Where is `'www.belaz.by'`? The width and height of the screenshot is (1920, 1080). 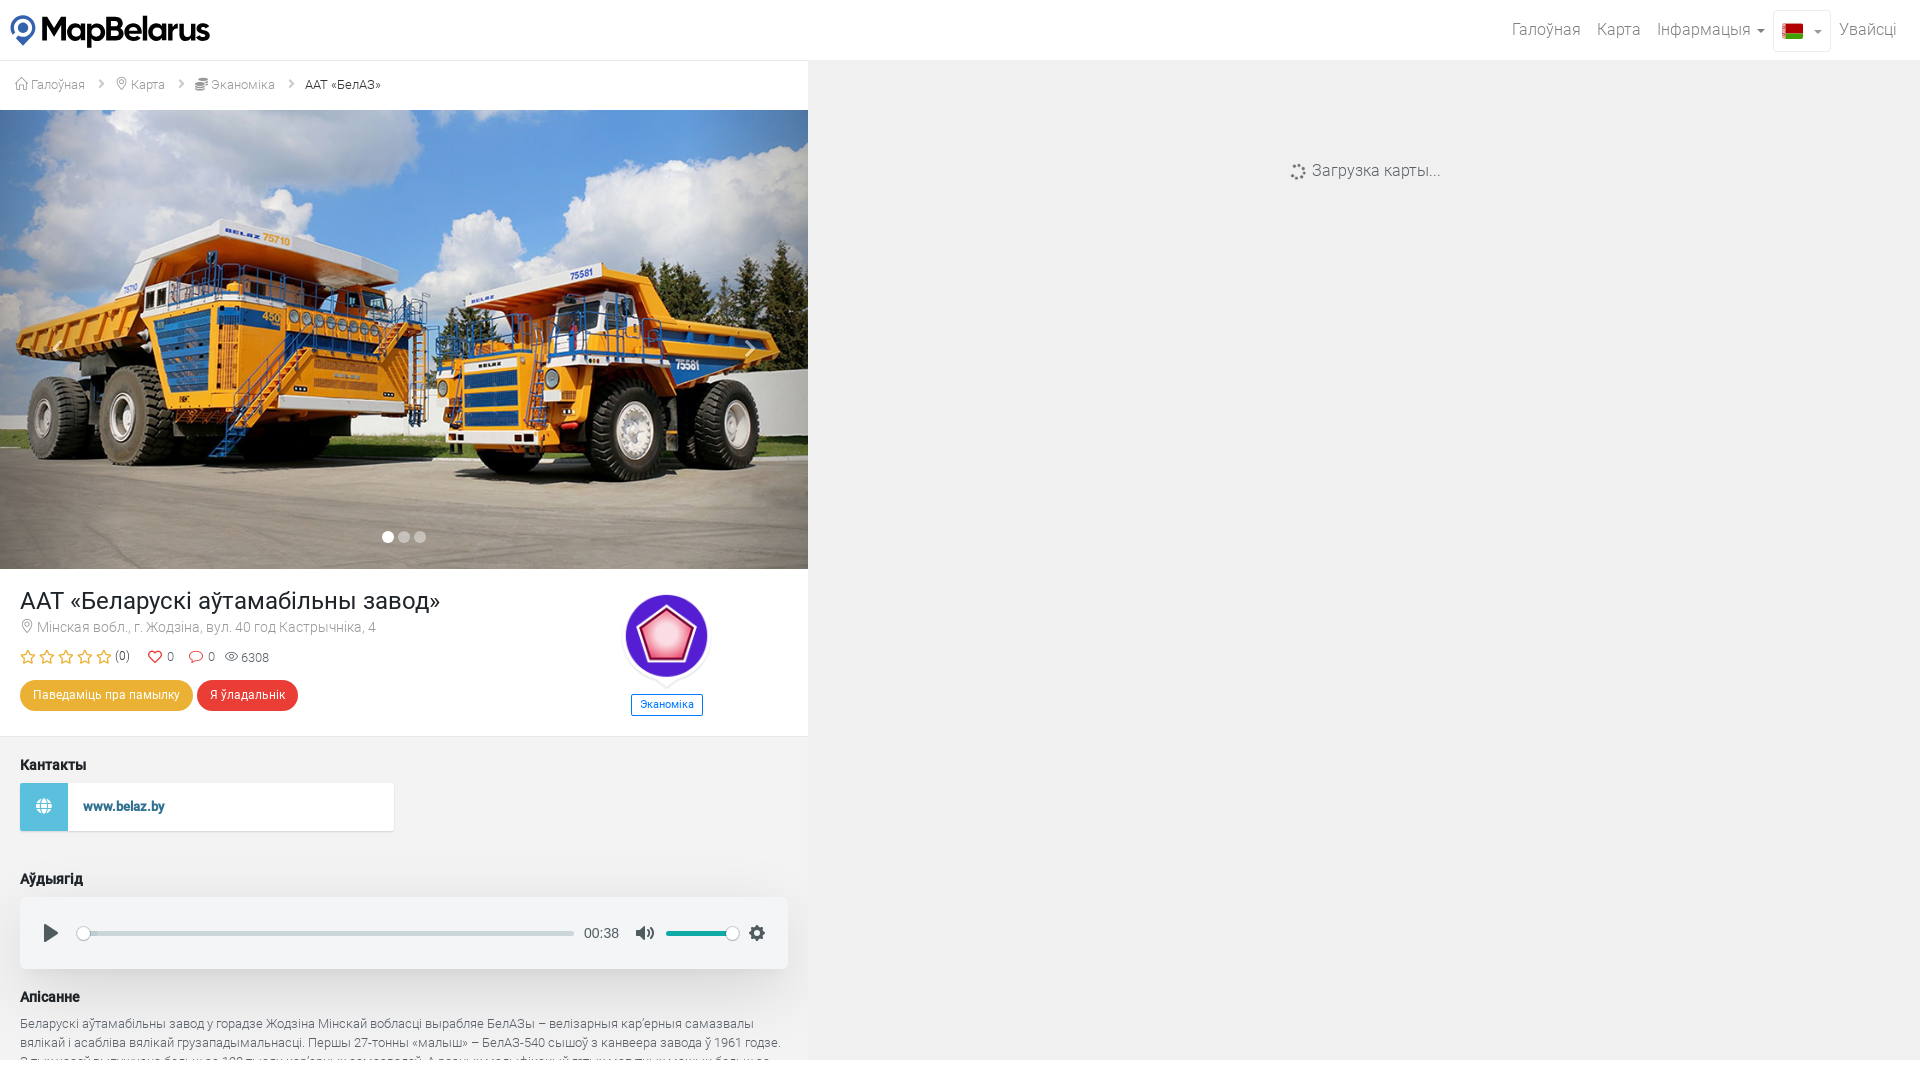 'www.belaz.by' is located at coordinates (206, 806).